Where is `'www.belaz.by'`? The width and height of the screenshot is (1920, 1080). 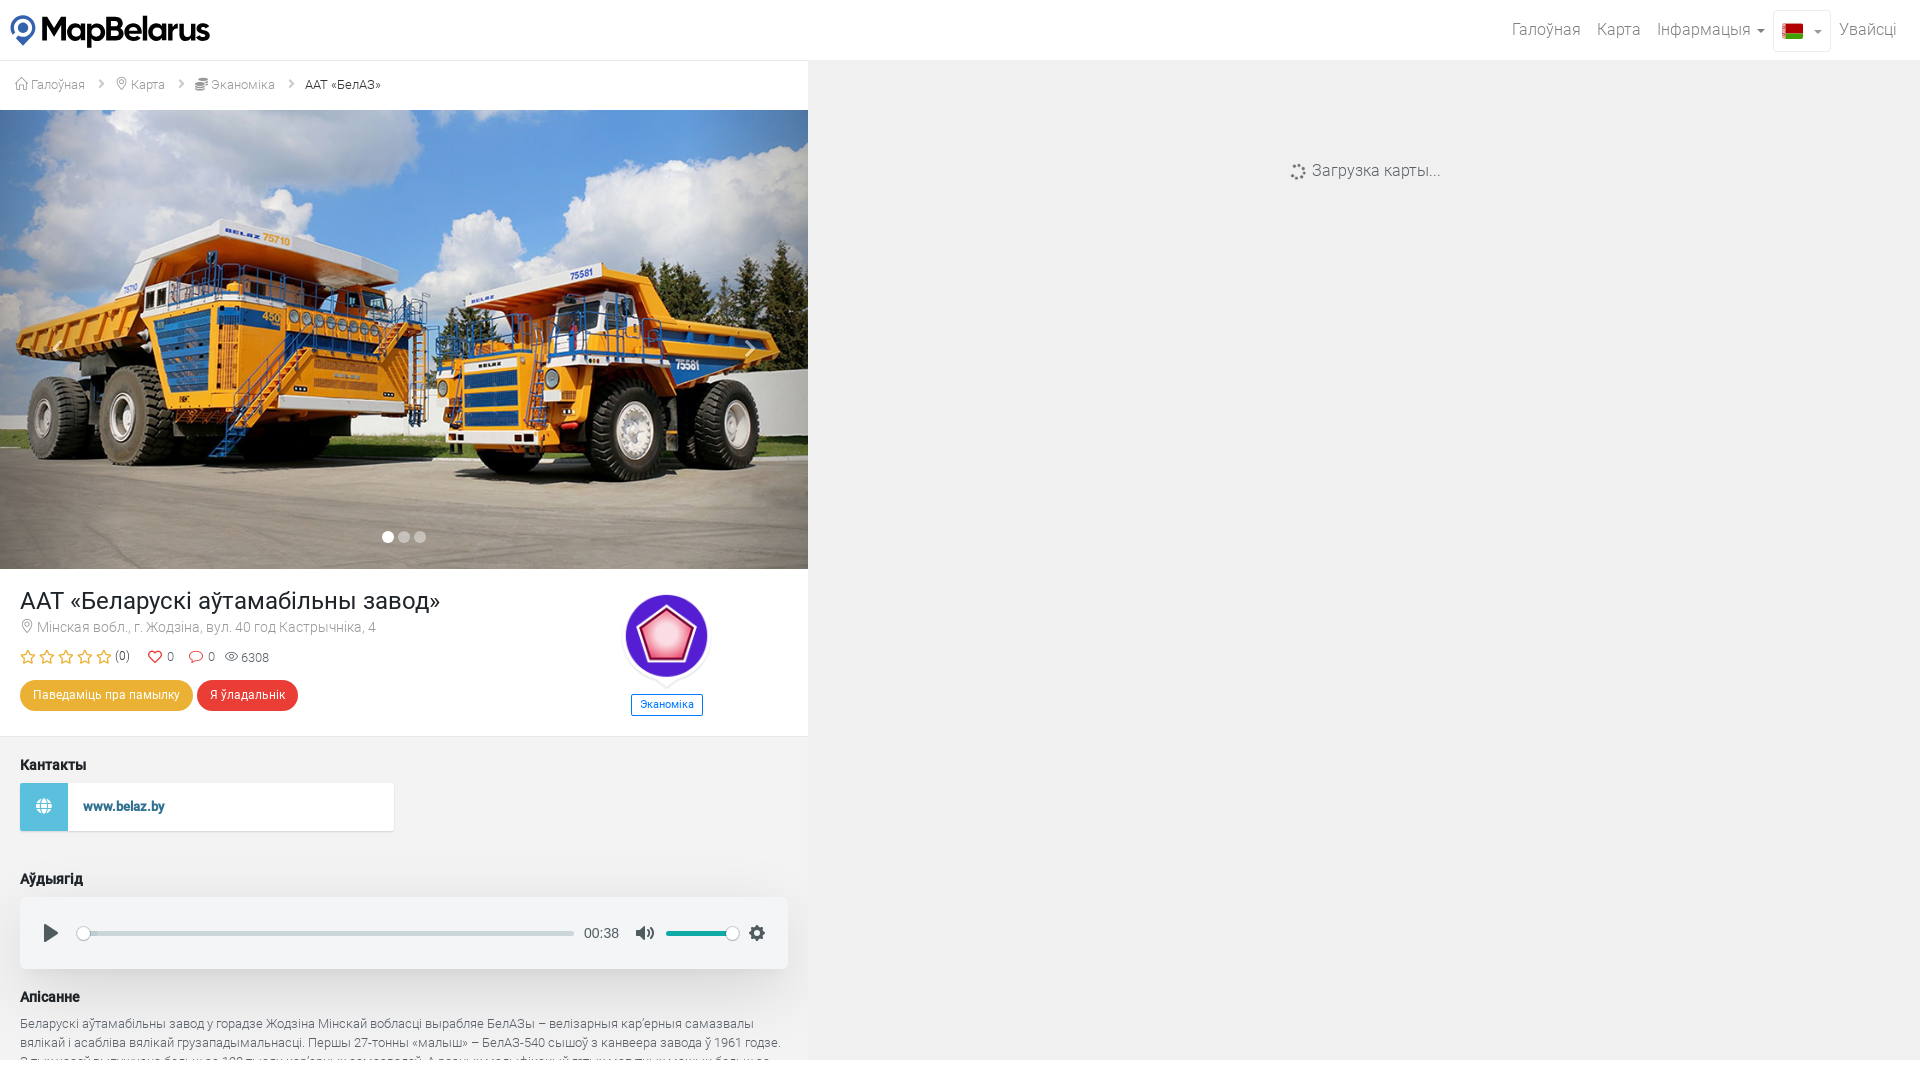 'www.belaz.by' is located at coordinates (206, 806).